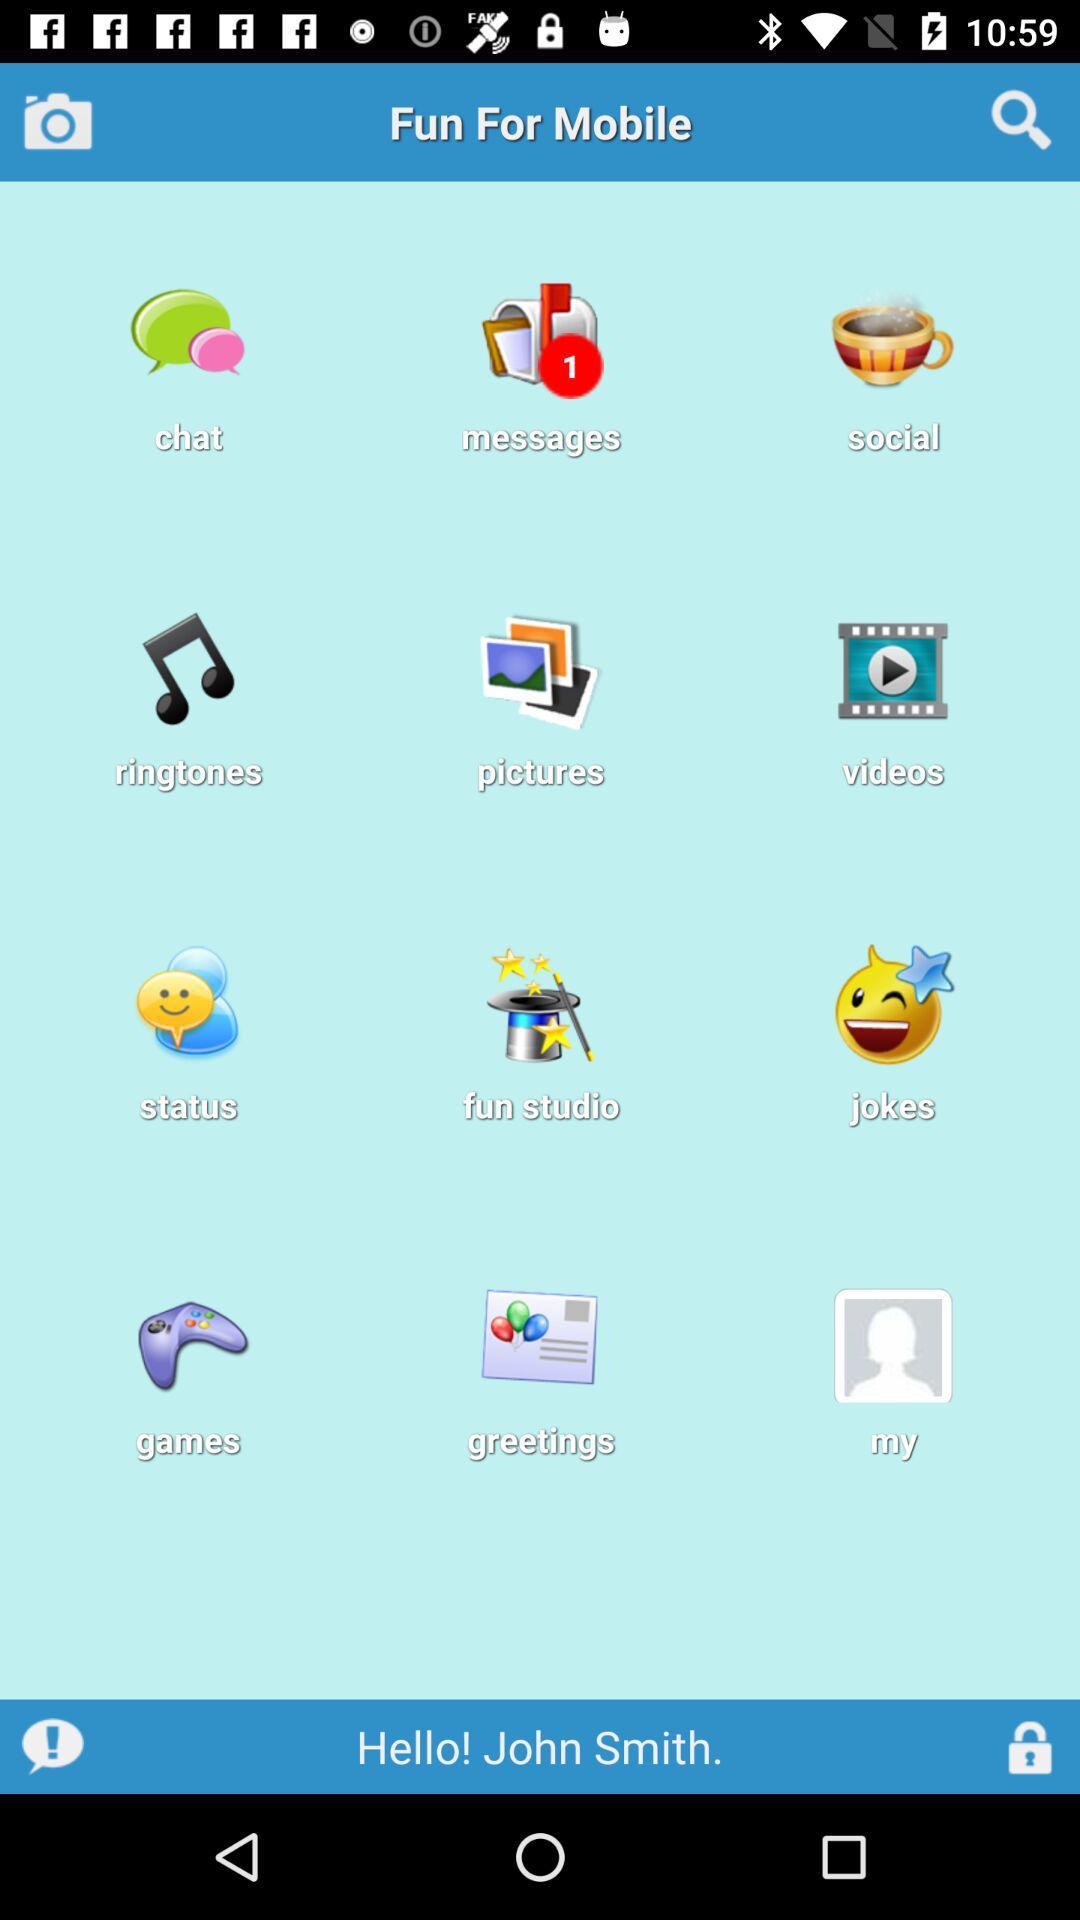  I want to click on the photo icon, so click(57, 120).